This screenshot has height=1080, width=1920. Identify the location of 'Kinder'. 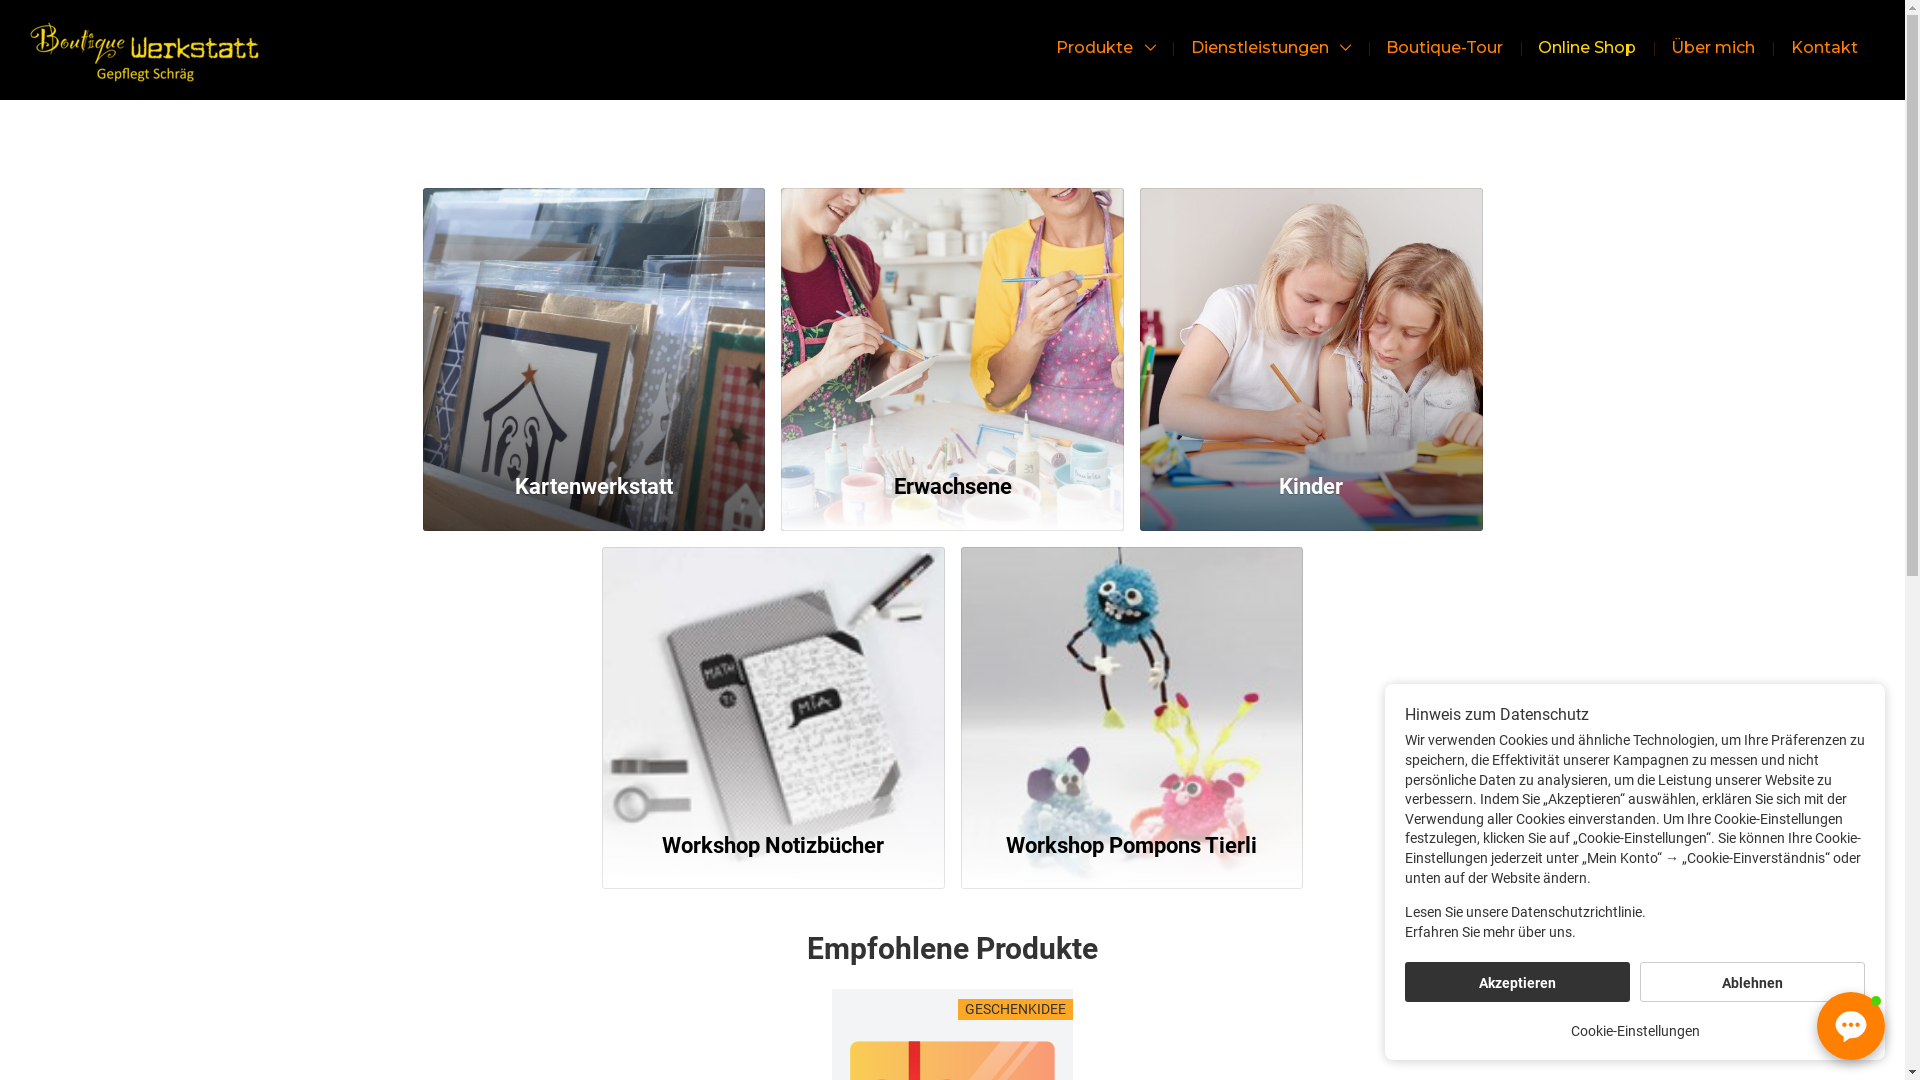
(1311, 318).